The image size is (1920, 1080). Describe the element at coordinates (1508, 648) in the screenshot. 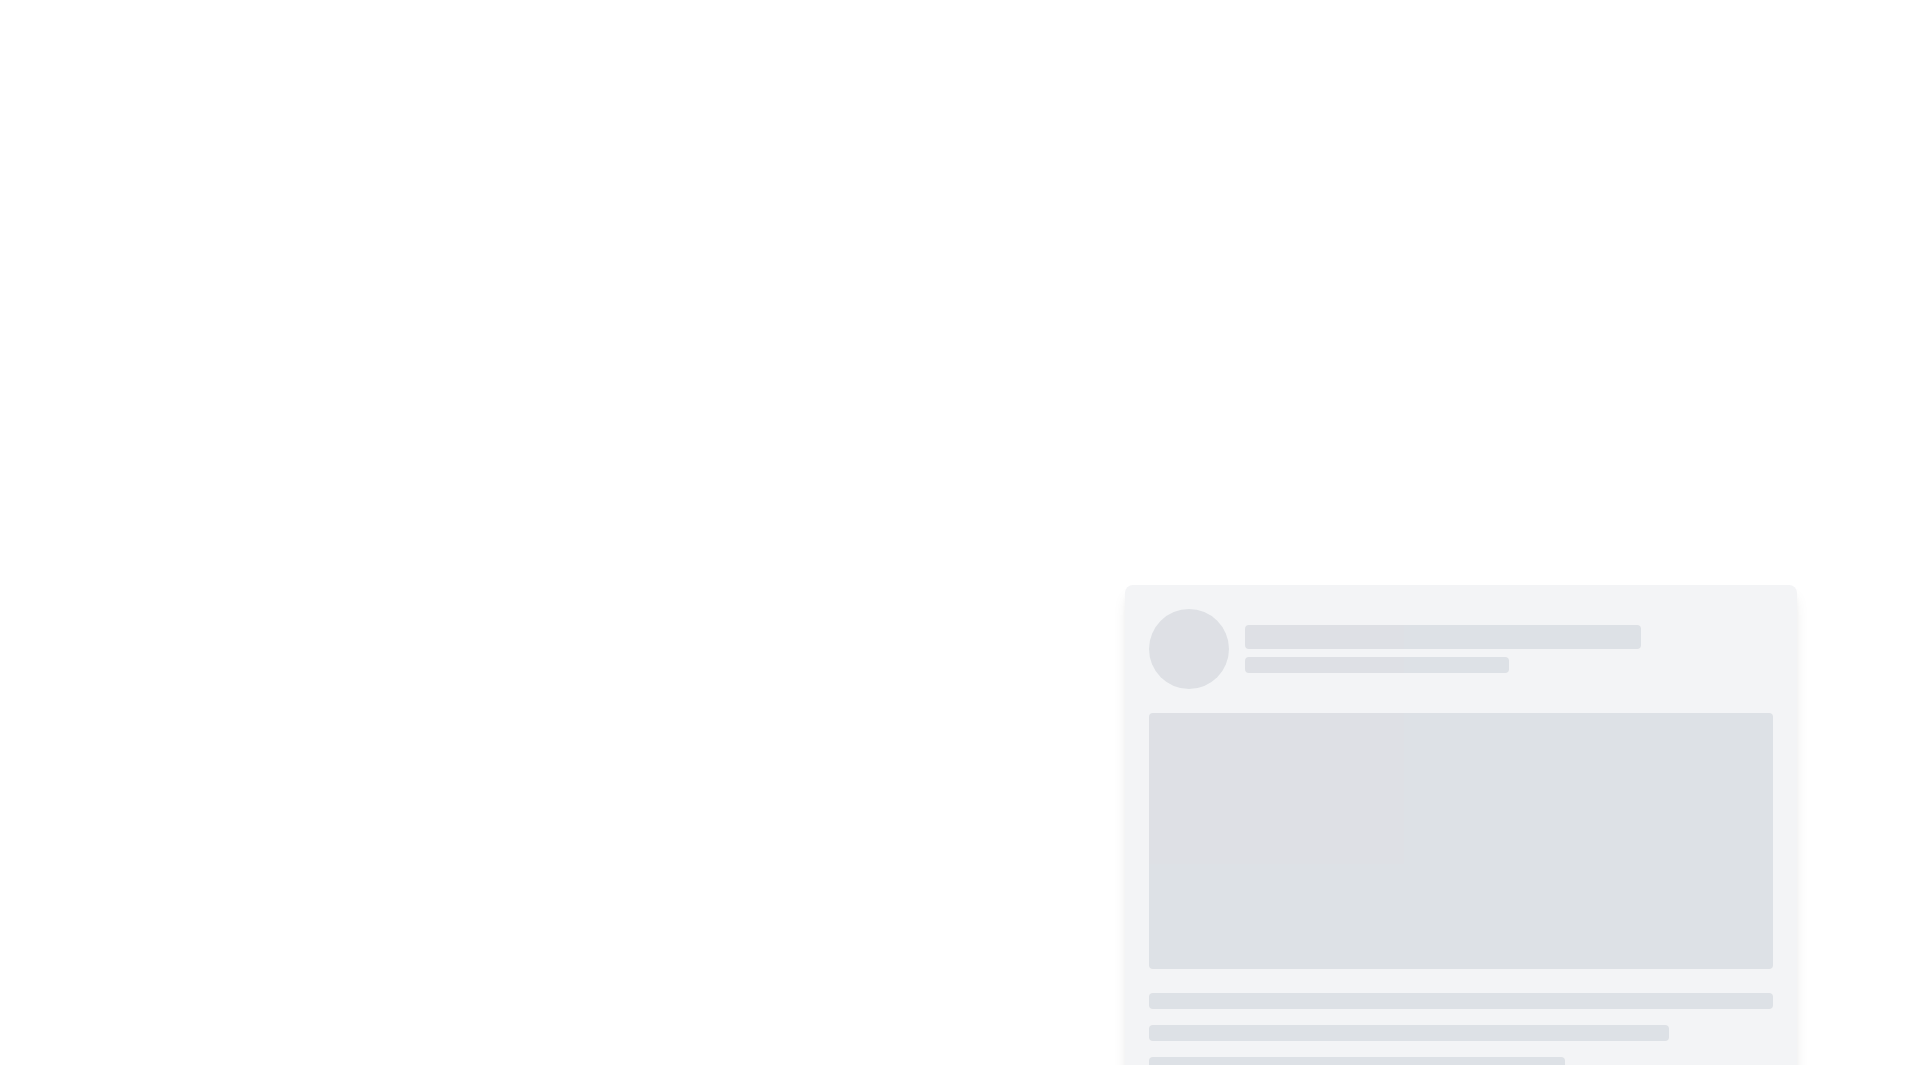

I see `the Placeholder component, which consists of two horizontal, rounded rectangles with a light gray background, located to the right of a circular placeholder` at that location.